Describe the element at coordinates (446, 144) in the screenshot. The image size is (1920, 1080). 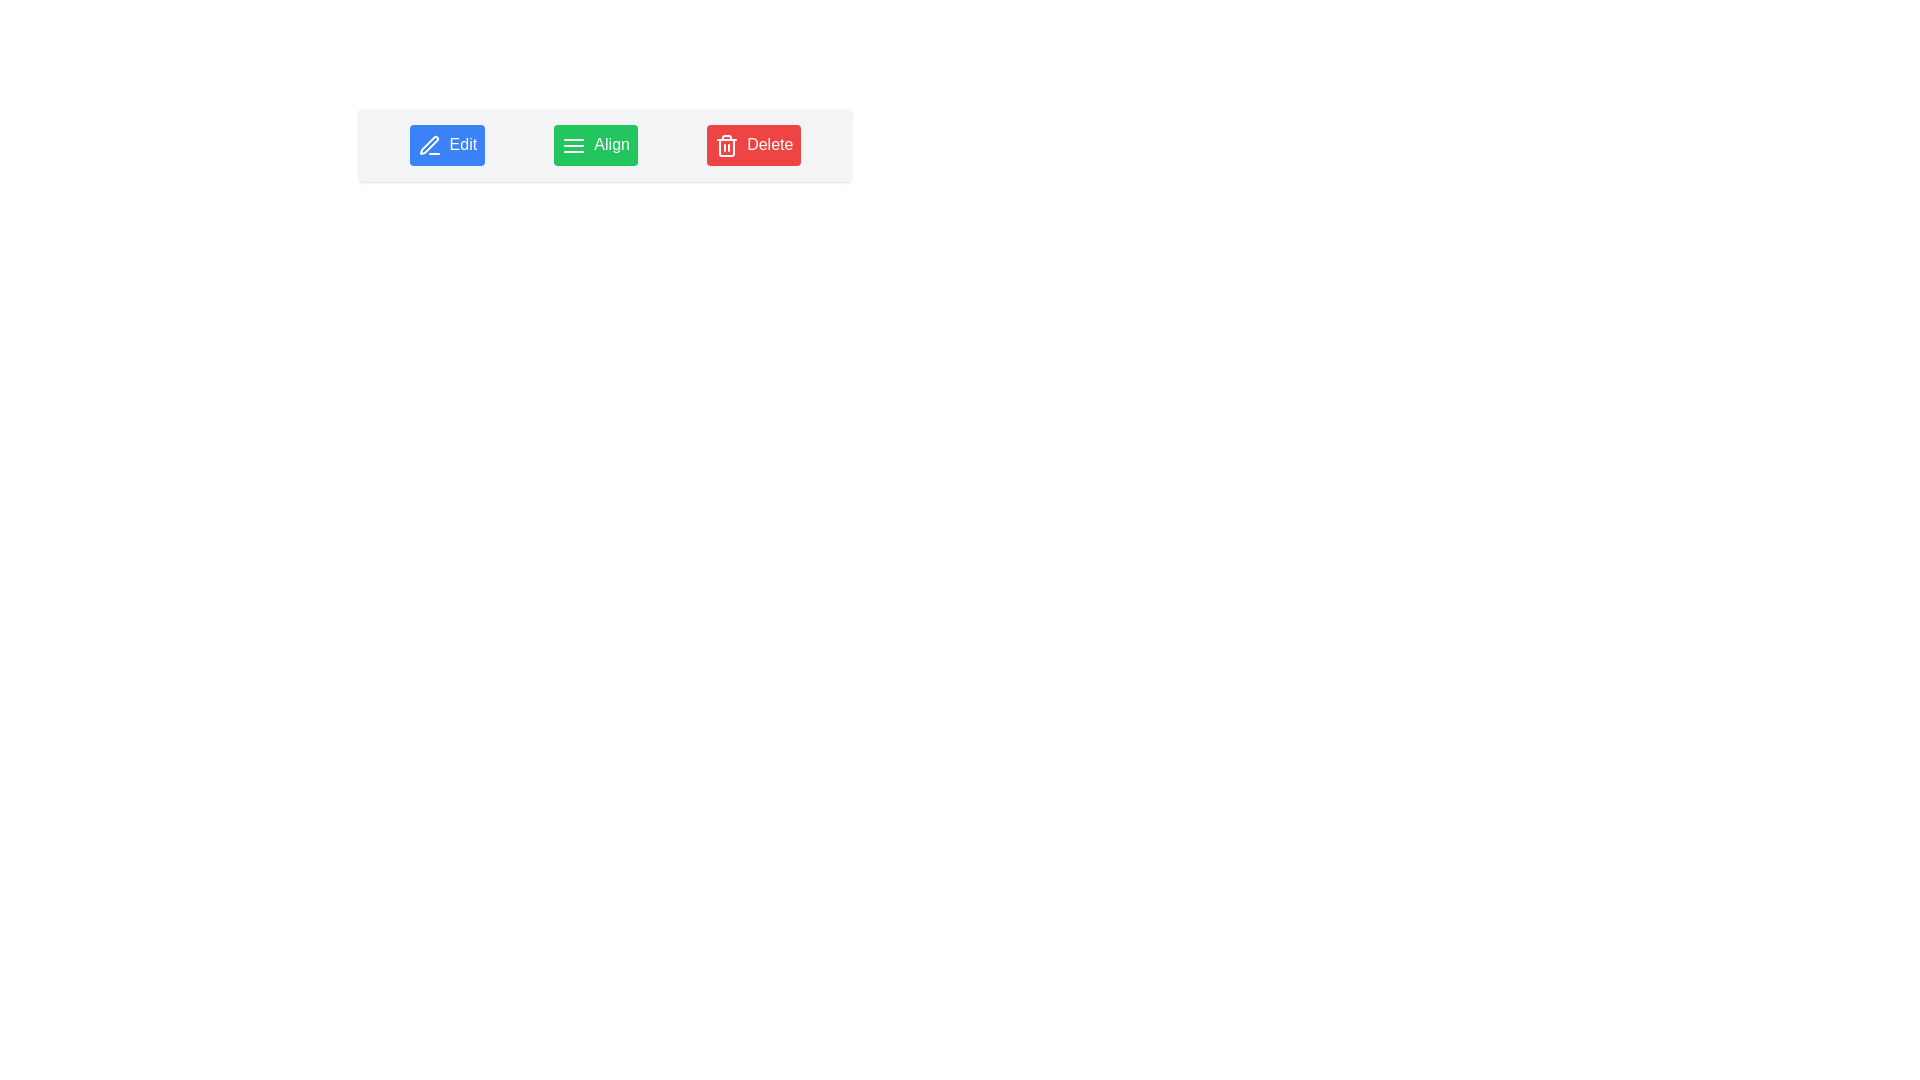
I see `the 'Edit' button located at the top-left of the interface` at that location.